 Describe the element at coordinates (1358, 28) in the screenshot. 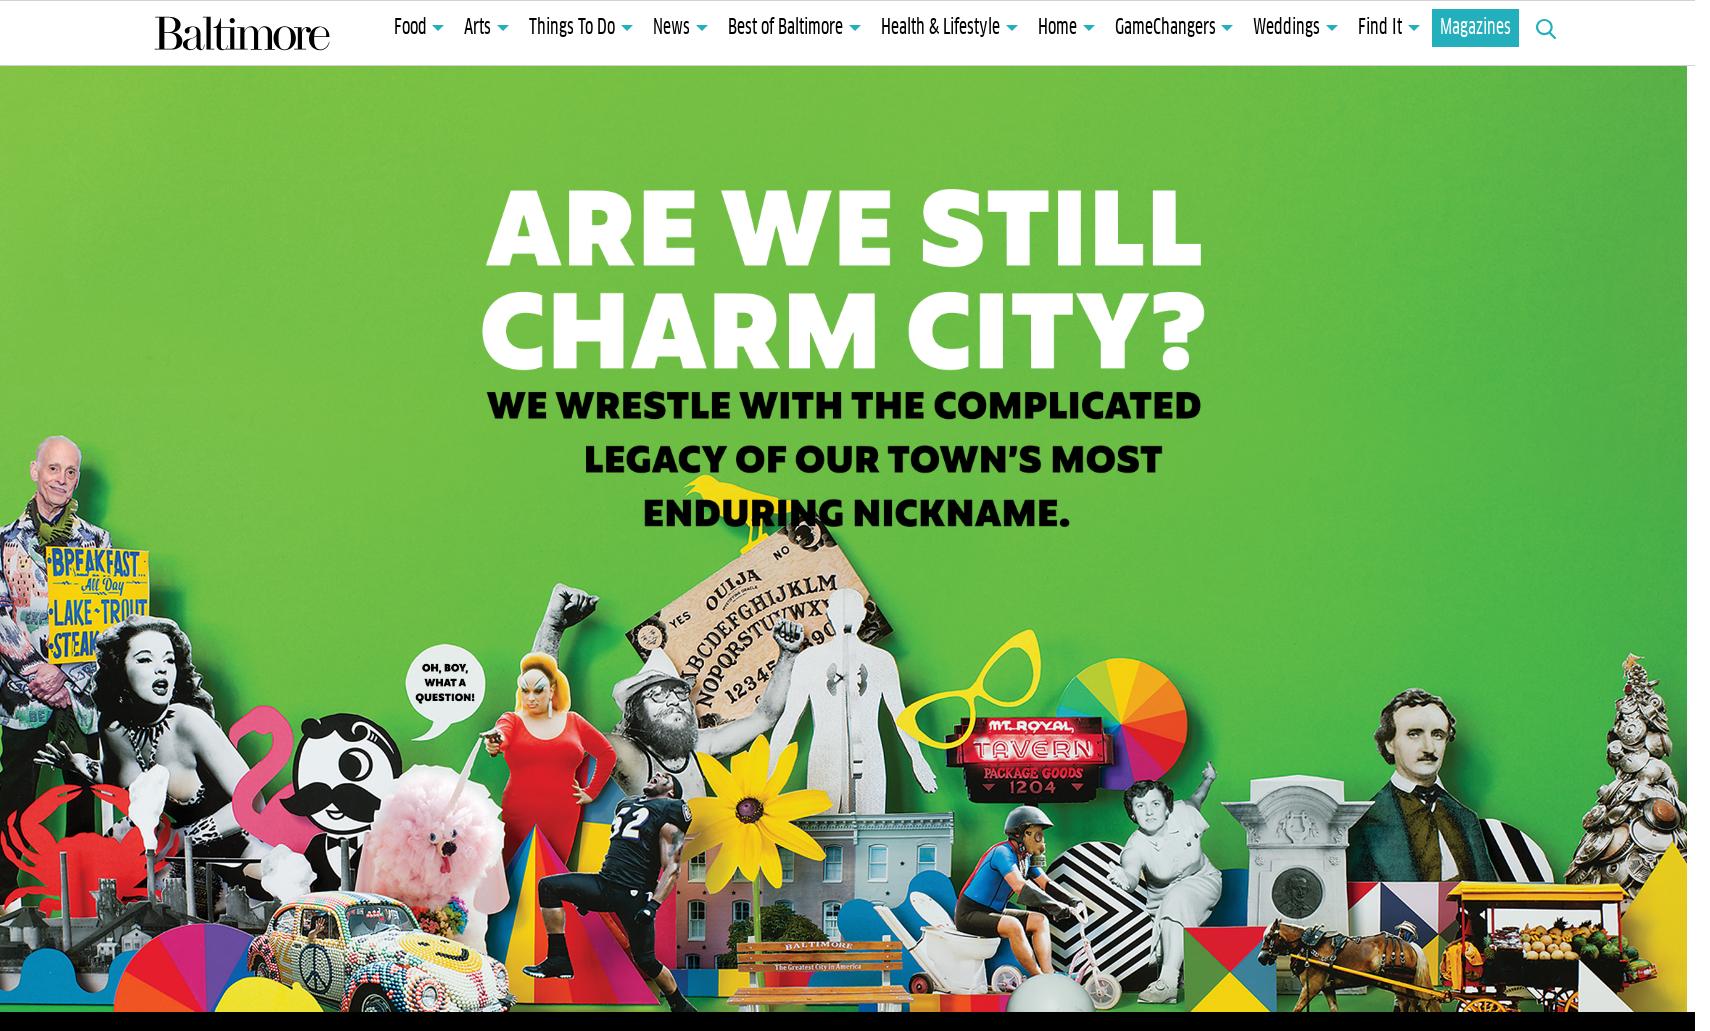

I see `'Find It'` at that location.